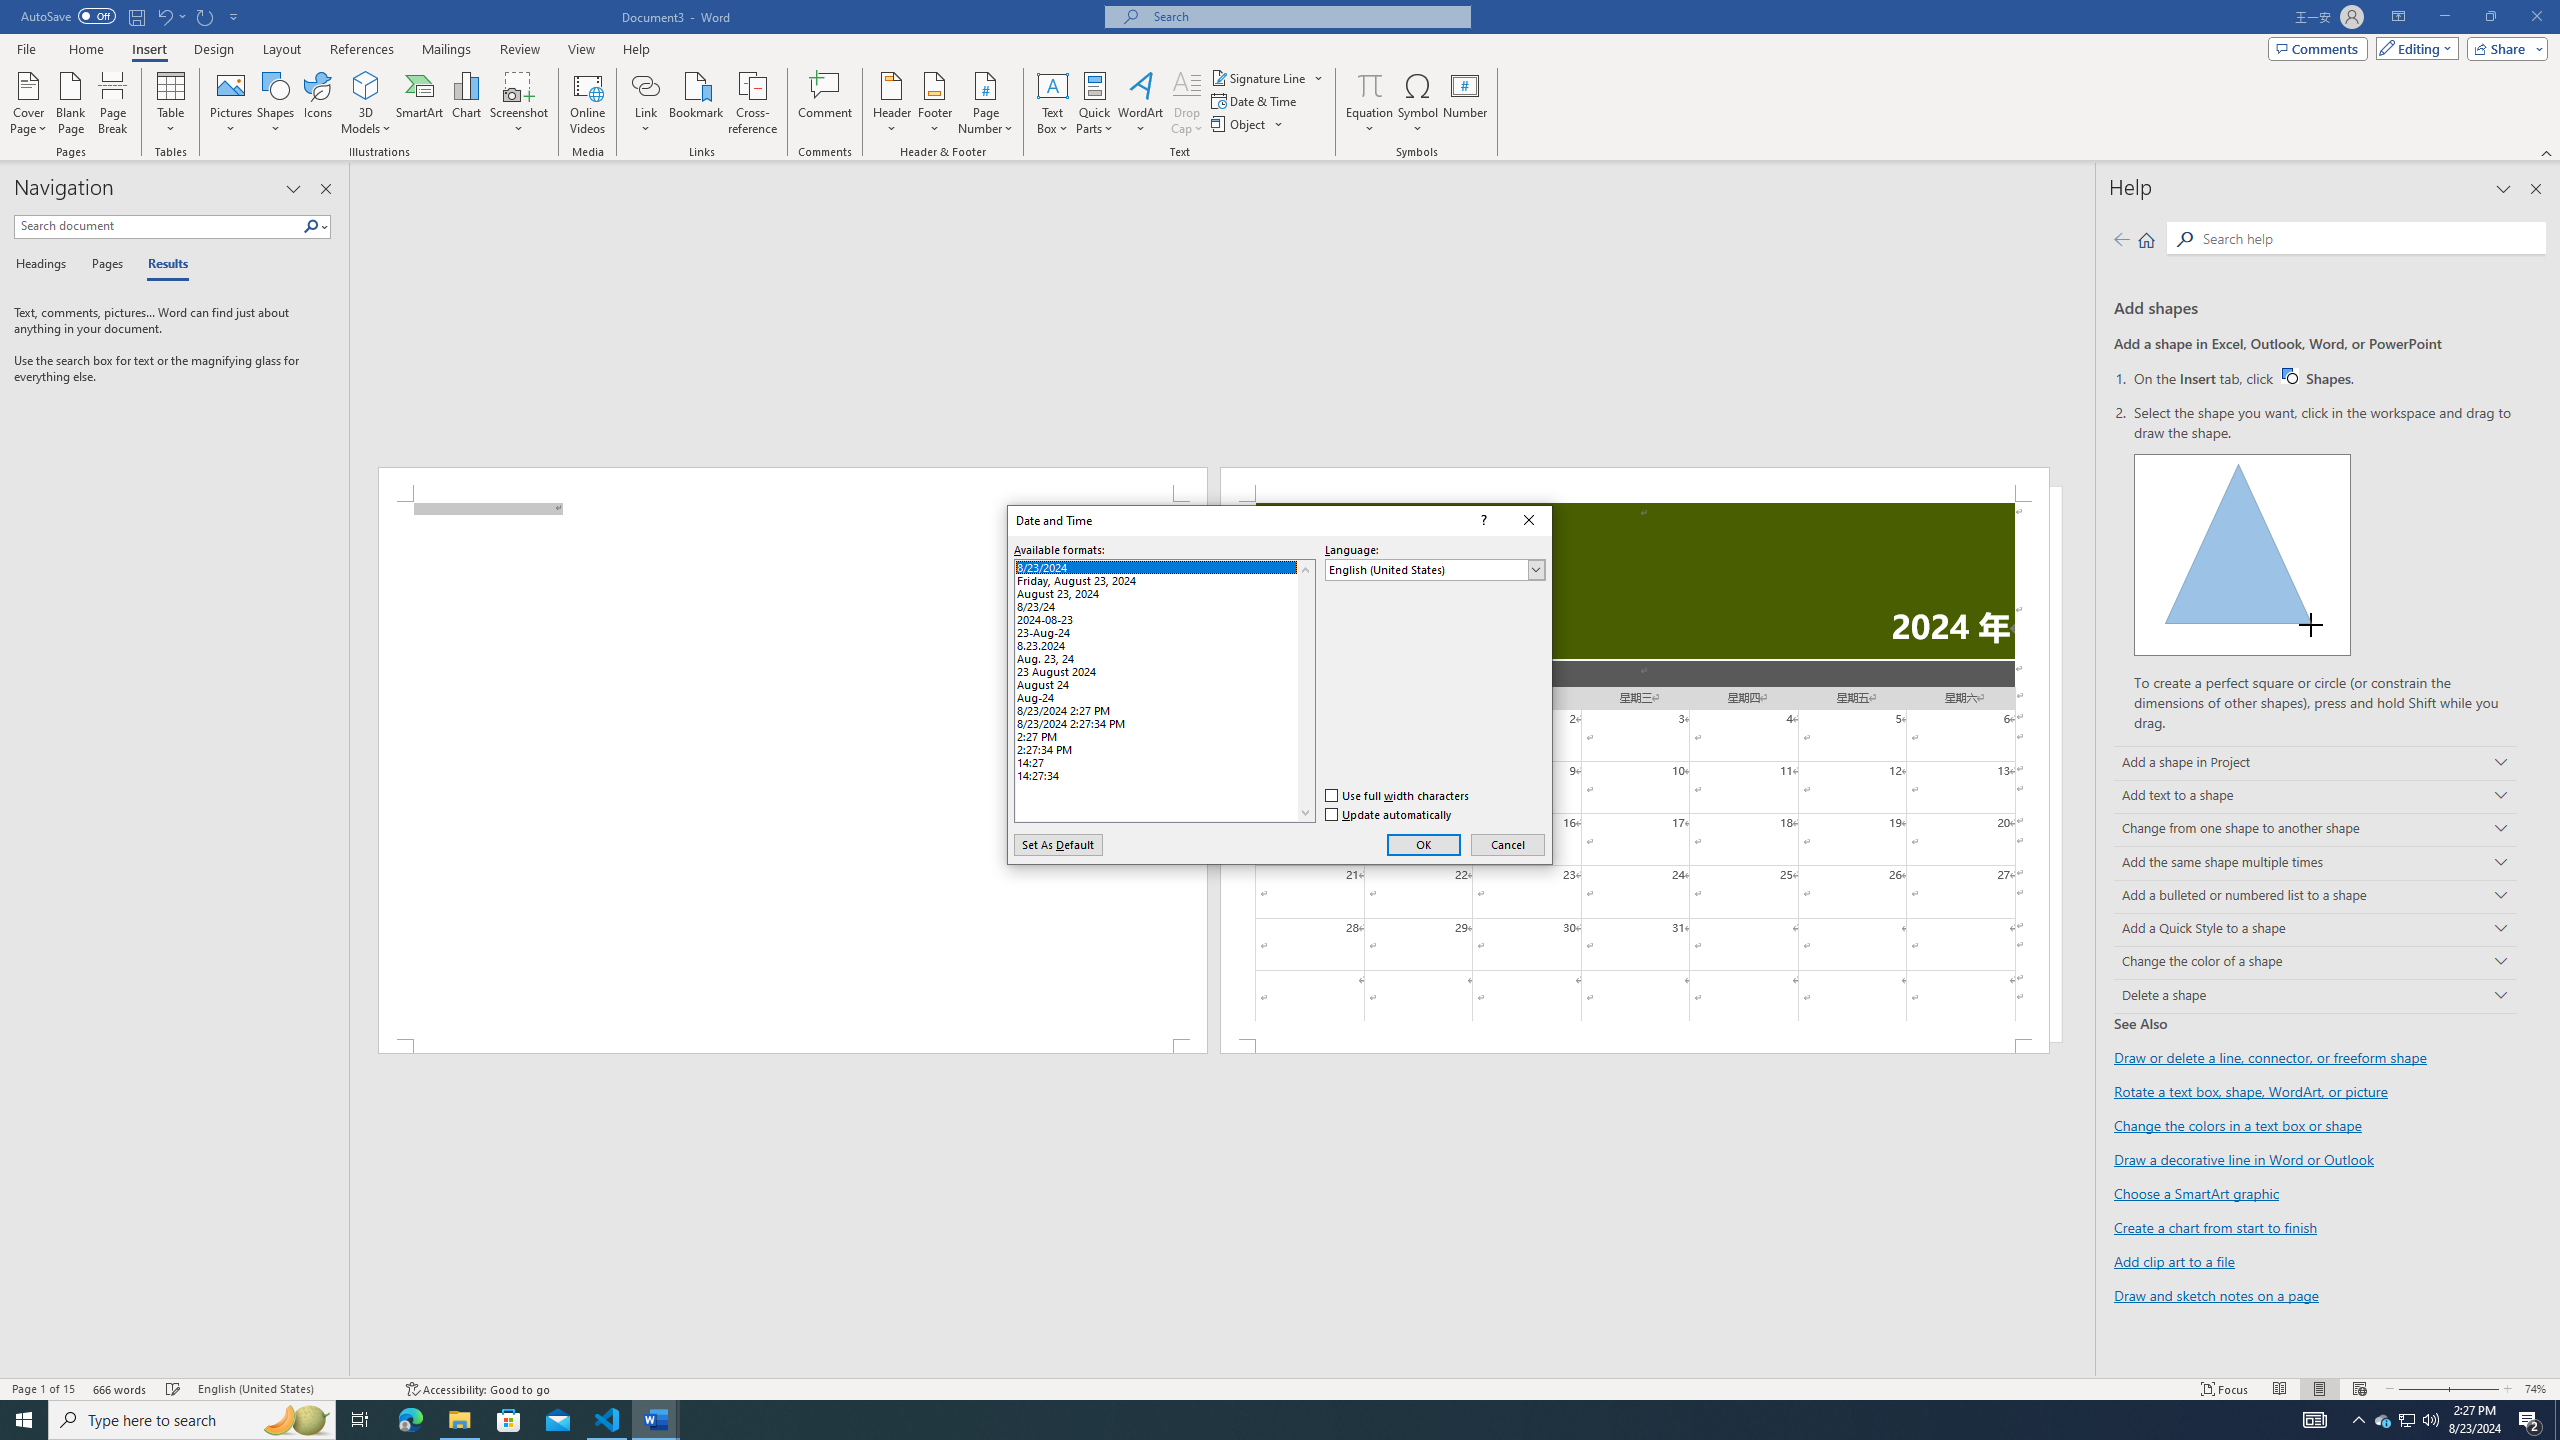 The width and height of the screenshot is (2560, 1440). What do you see at coordinates (1163, 629) in the screenshot?
I see `'23-Aug-24'` at bounding box center [1163, 629].